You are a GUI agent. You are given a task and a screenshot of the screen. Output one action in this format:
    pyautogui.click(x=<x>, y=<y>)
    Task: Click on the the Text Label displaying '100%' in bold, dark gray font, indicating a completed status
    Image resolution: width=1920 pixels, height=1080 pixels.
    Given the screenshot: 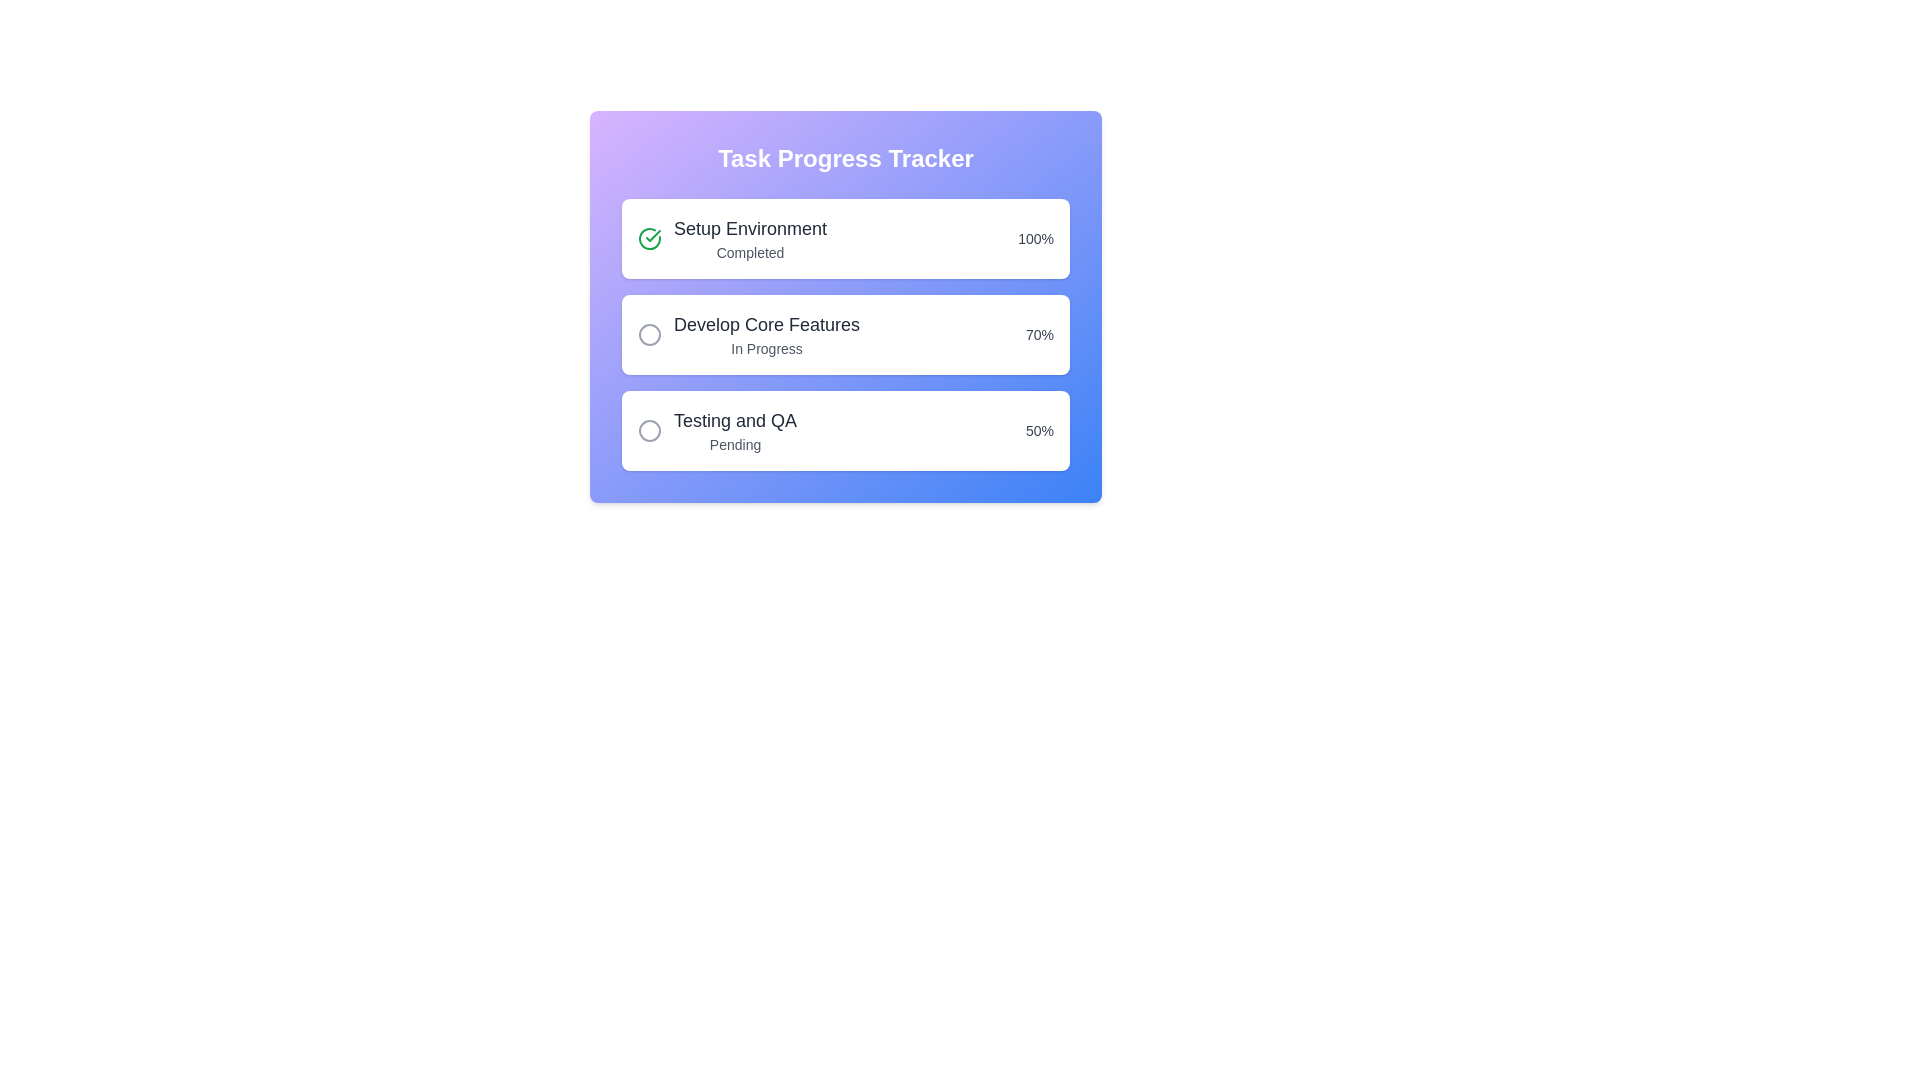 What is the action you would take?
    pyautogui.click(x=1036, y=238)
    